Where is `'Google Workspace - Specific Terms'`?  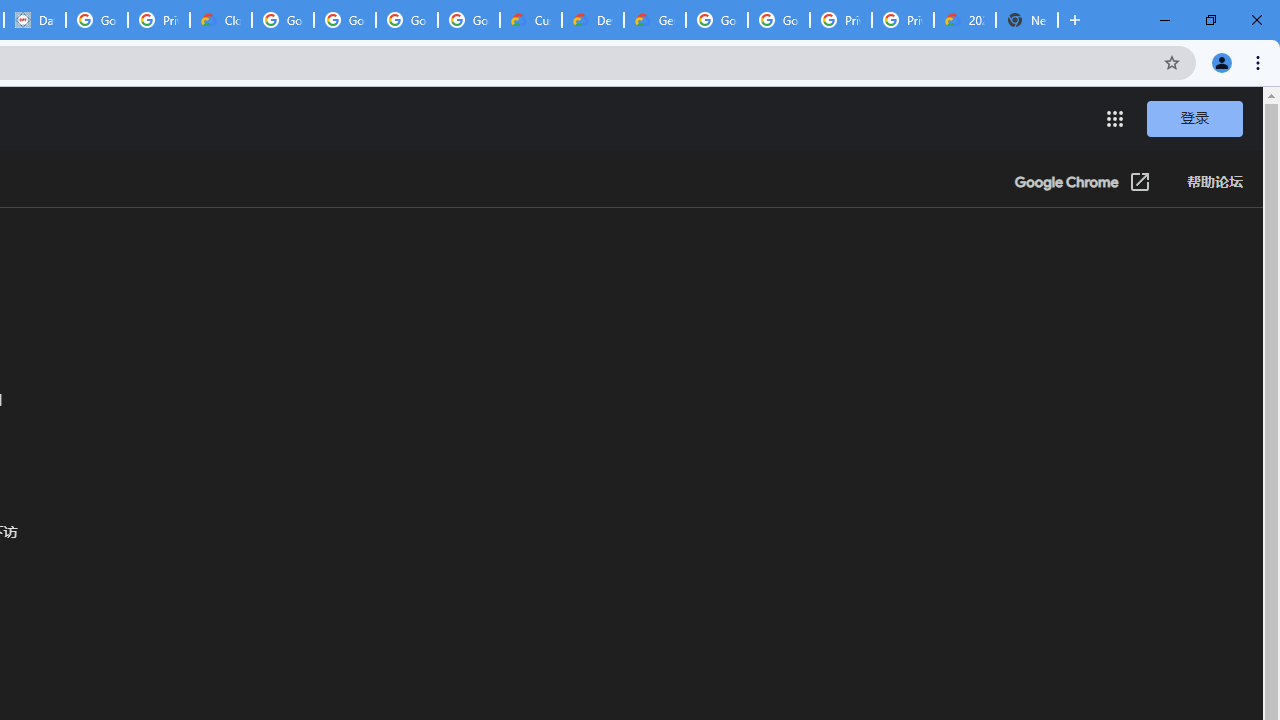 'Google Workspace - Specific Terms' is located at coordinates (406, 20).